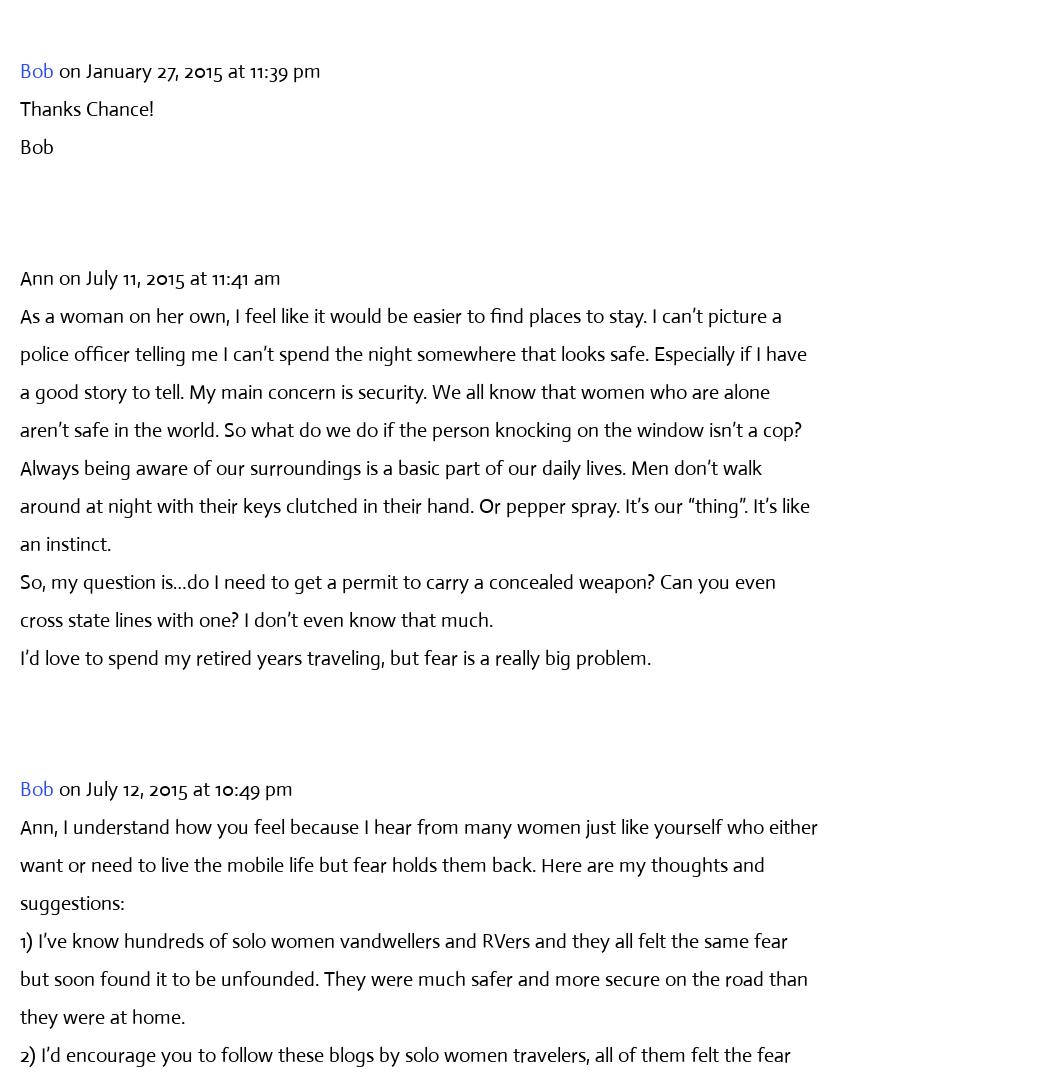  I want to click on 'on July 11, 2015 at 11:41 am', so click(169, 277).